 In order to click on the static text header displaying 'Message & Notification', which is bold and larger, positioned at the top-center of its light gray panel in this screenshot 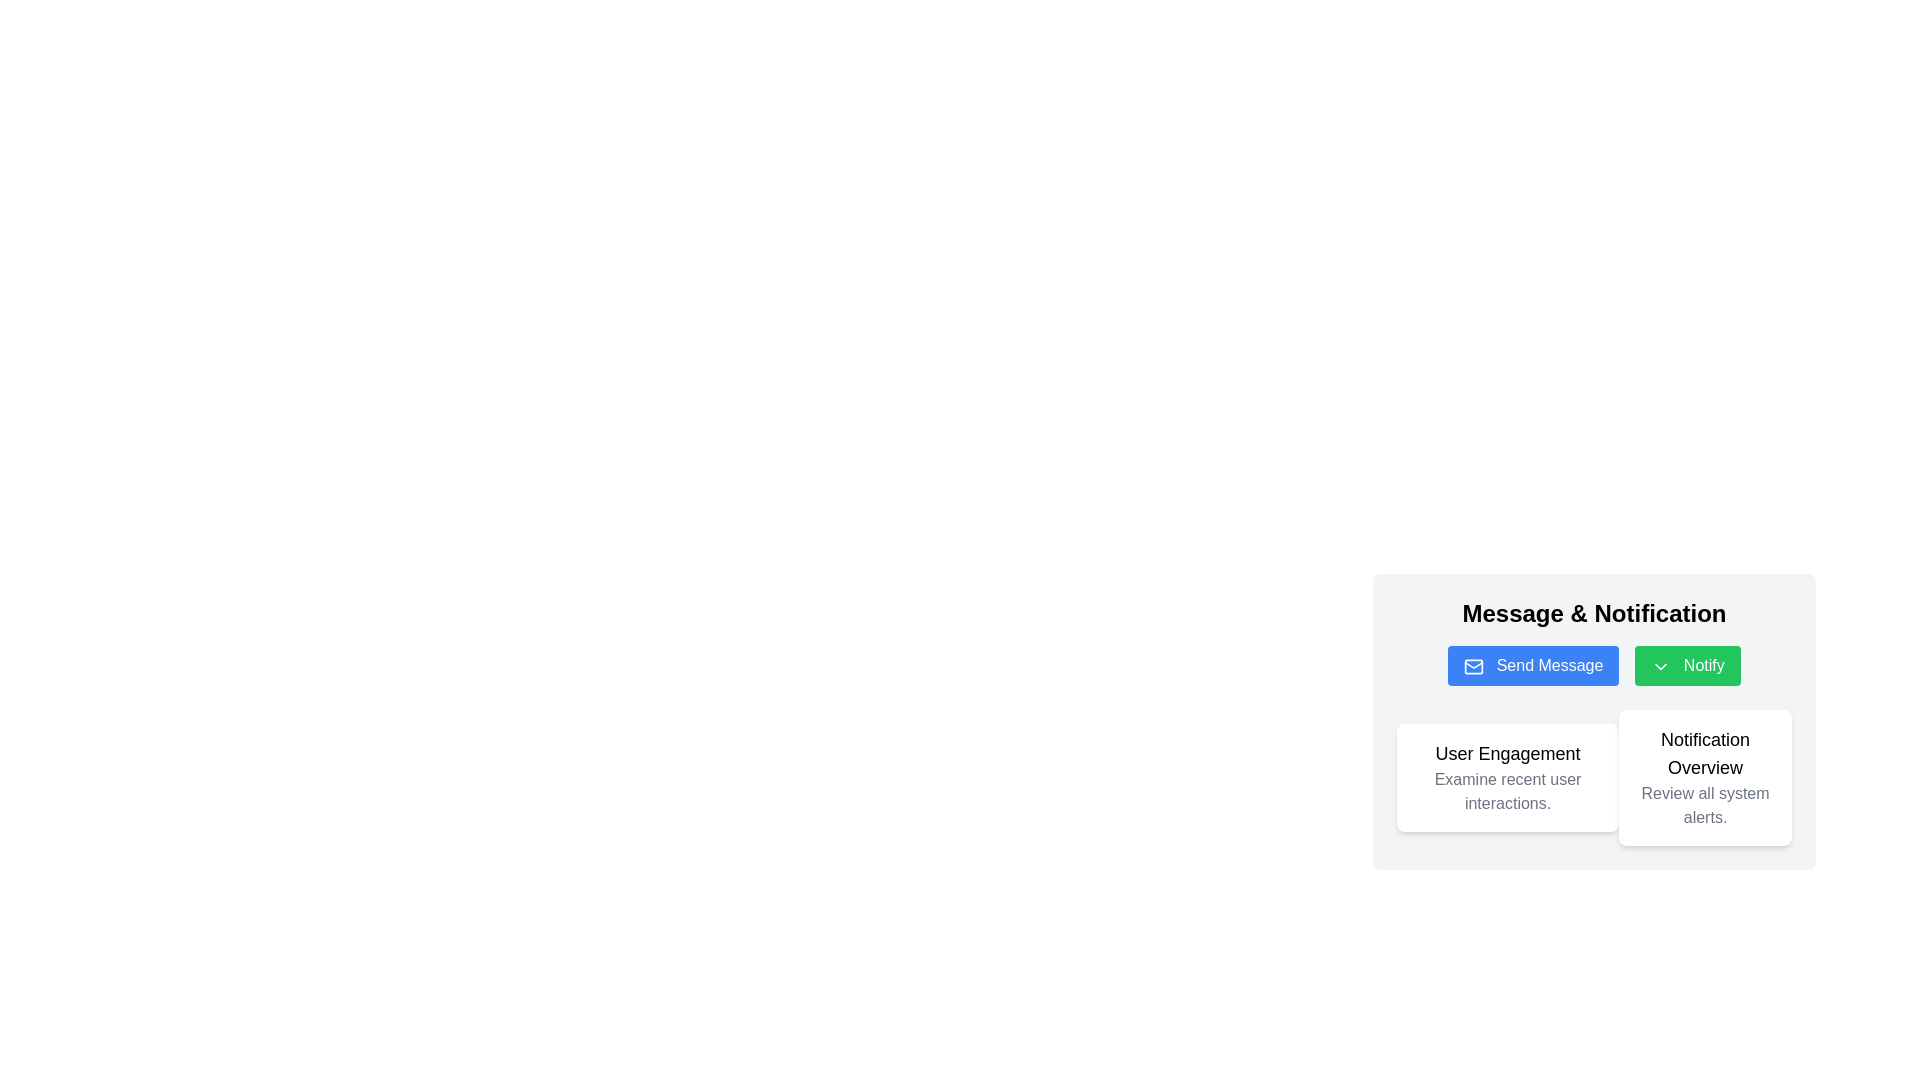, I will do `click(1593, 612)`.